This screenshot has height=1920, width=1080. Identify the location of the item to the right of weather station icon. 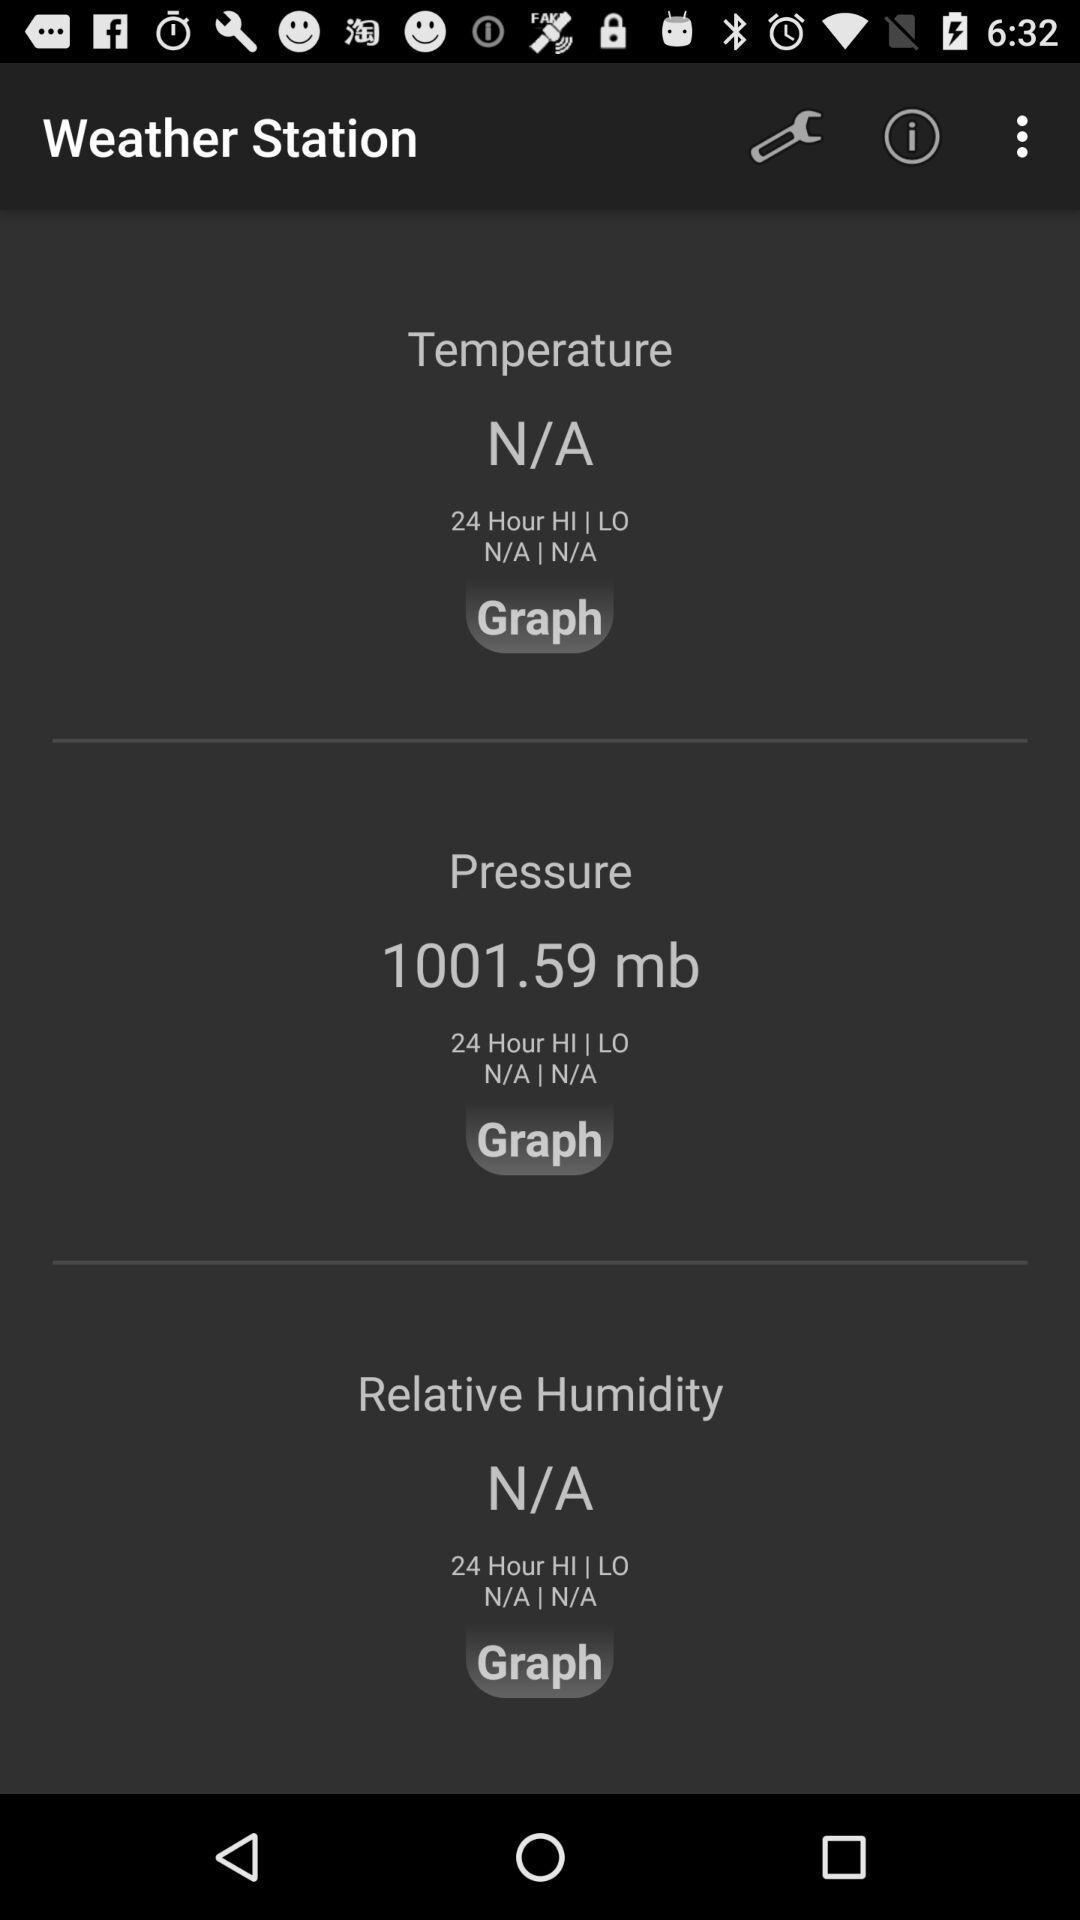
(785, 135).